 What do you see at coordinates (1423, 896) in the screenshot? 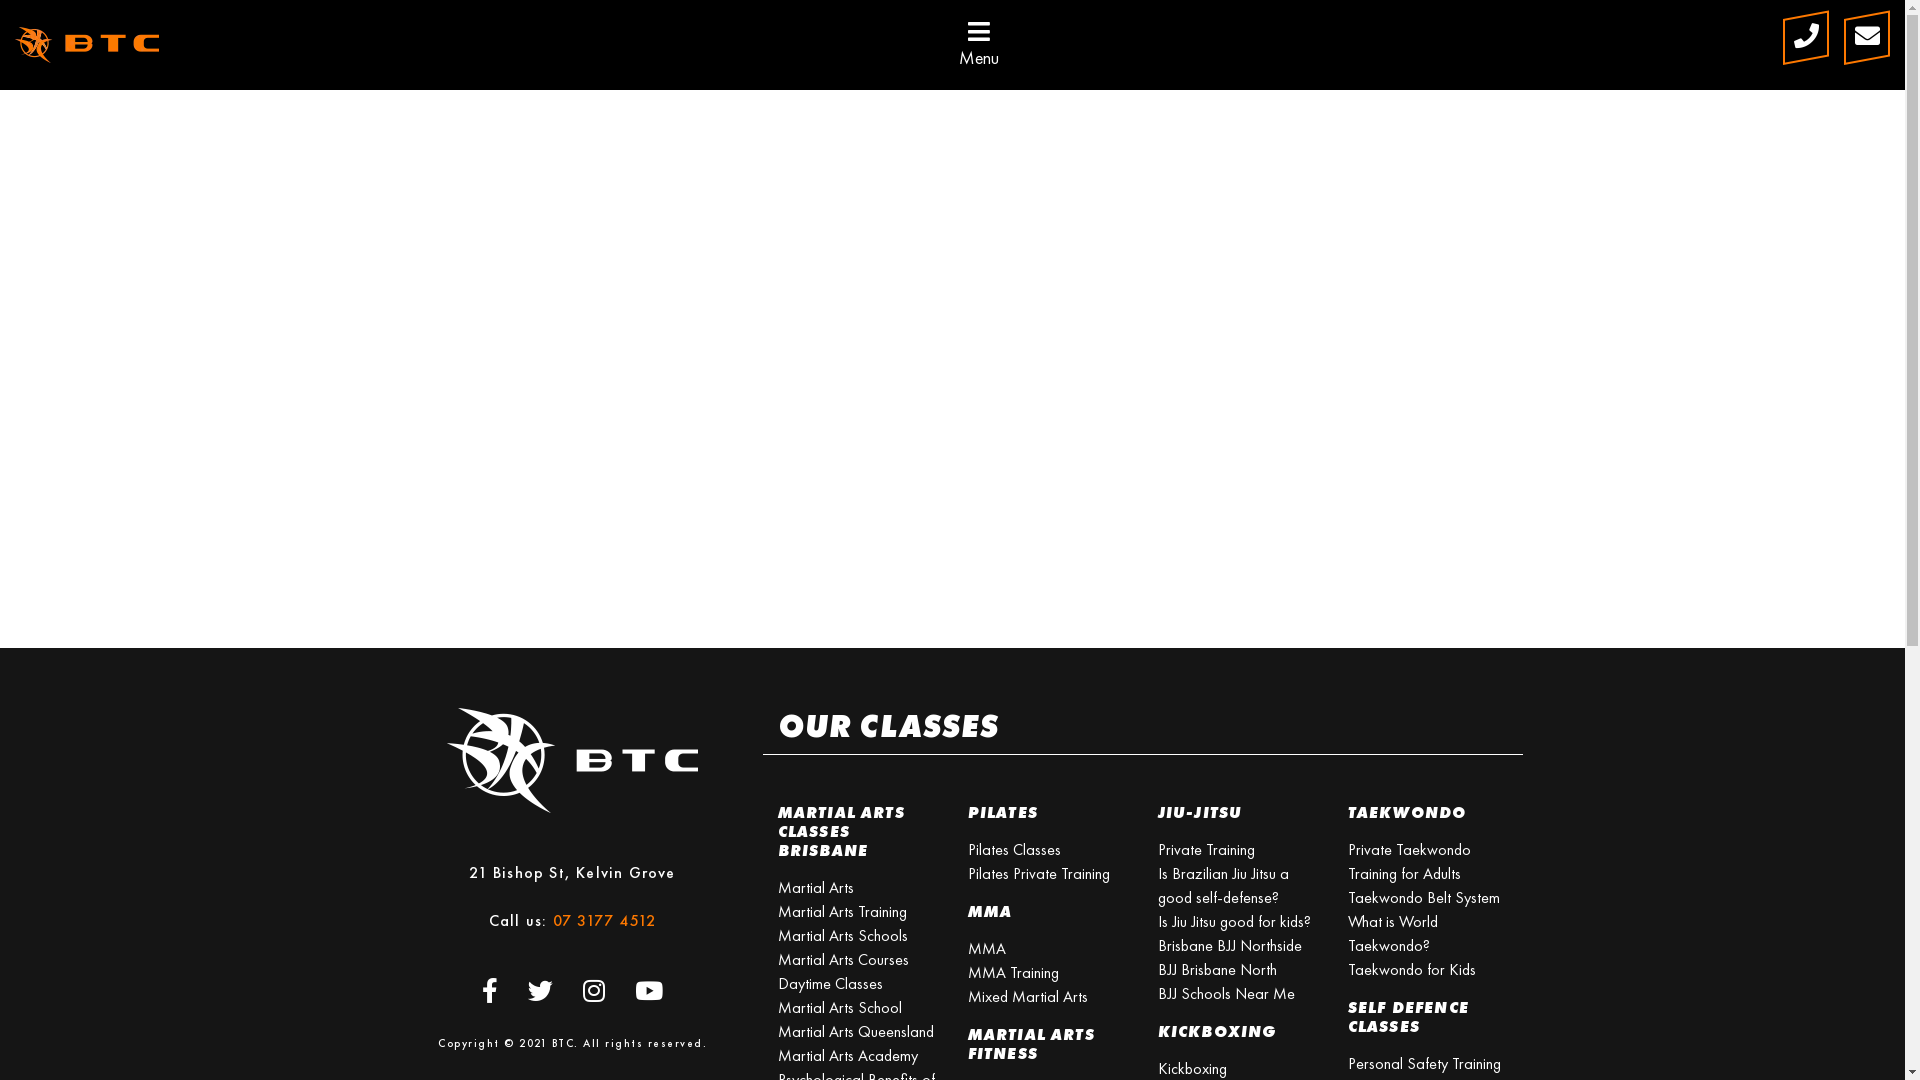
I see `'Taekwondo Belt System'` at bounding box center [1423, 896].